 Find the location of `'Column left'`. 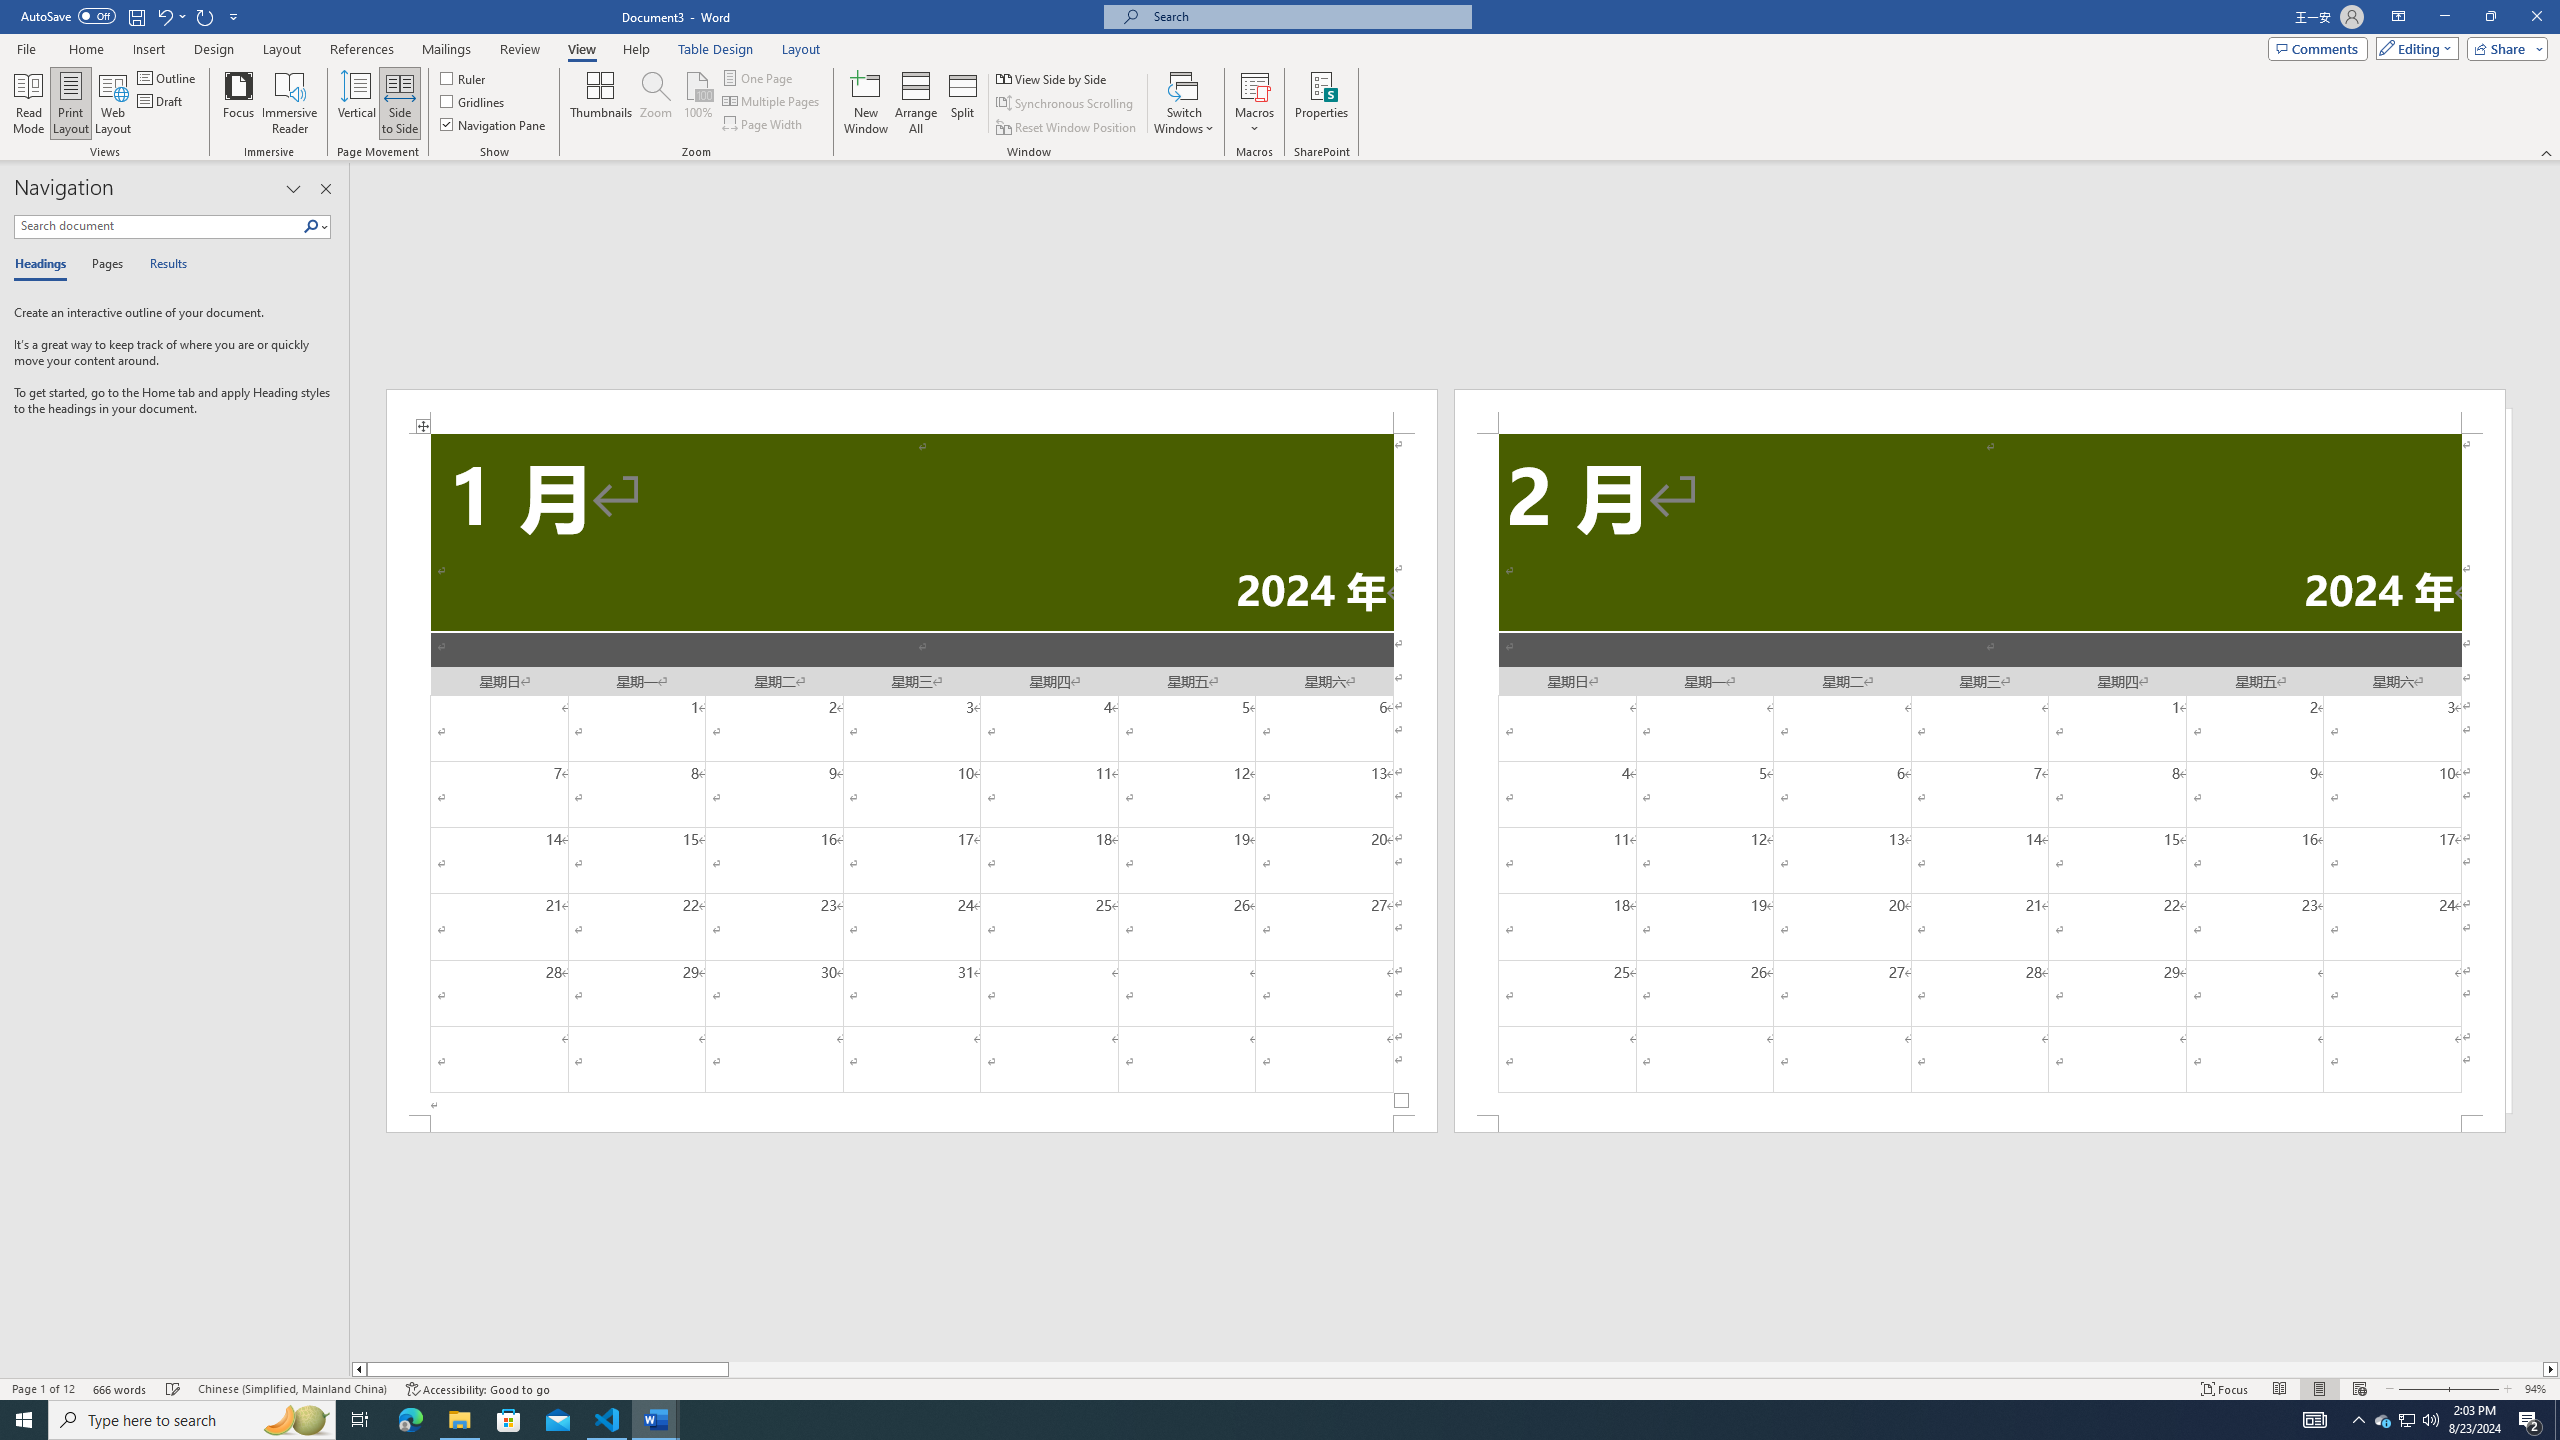

'Column left' is located at coordinates (358, 1368).